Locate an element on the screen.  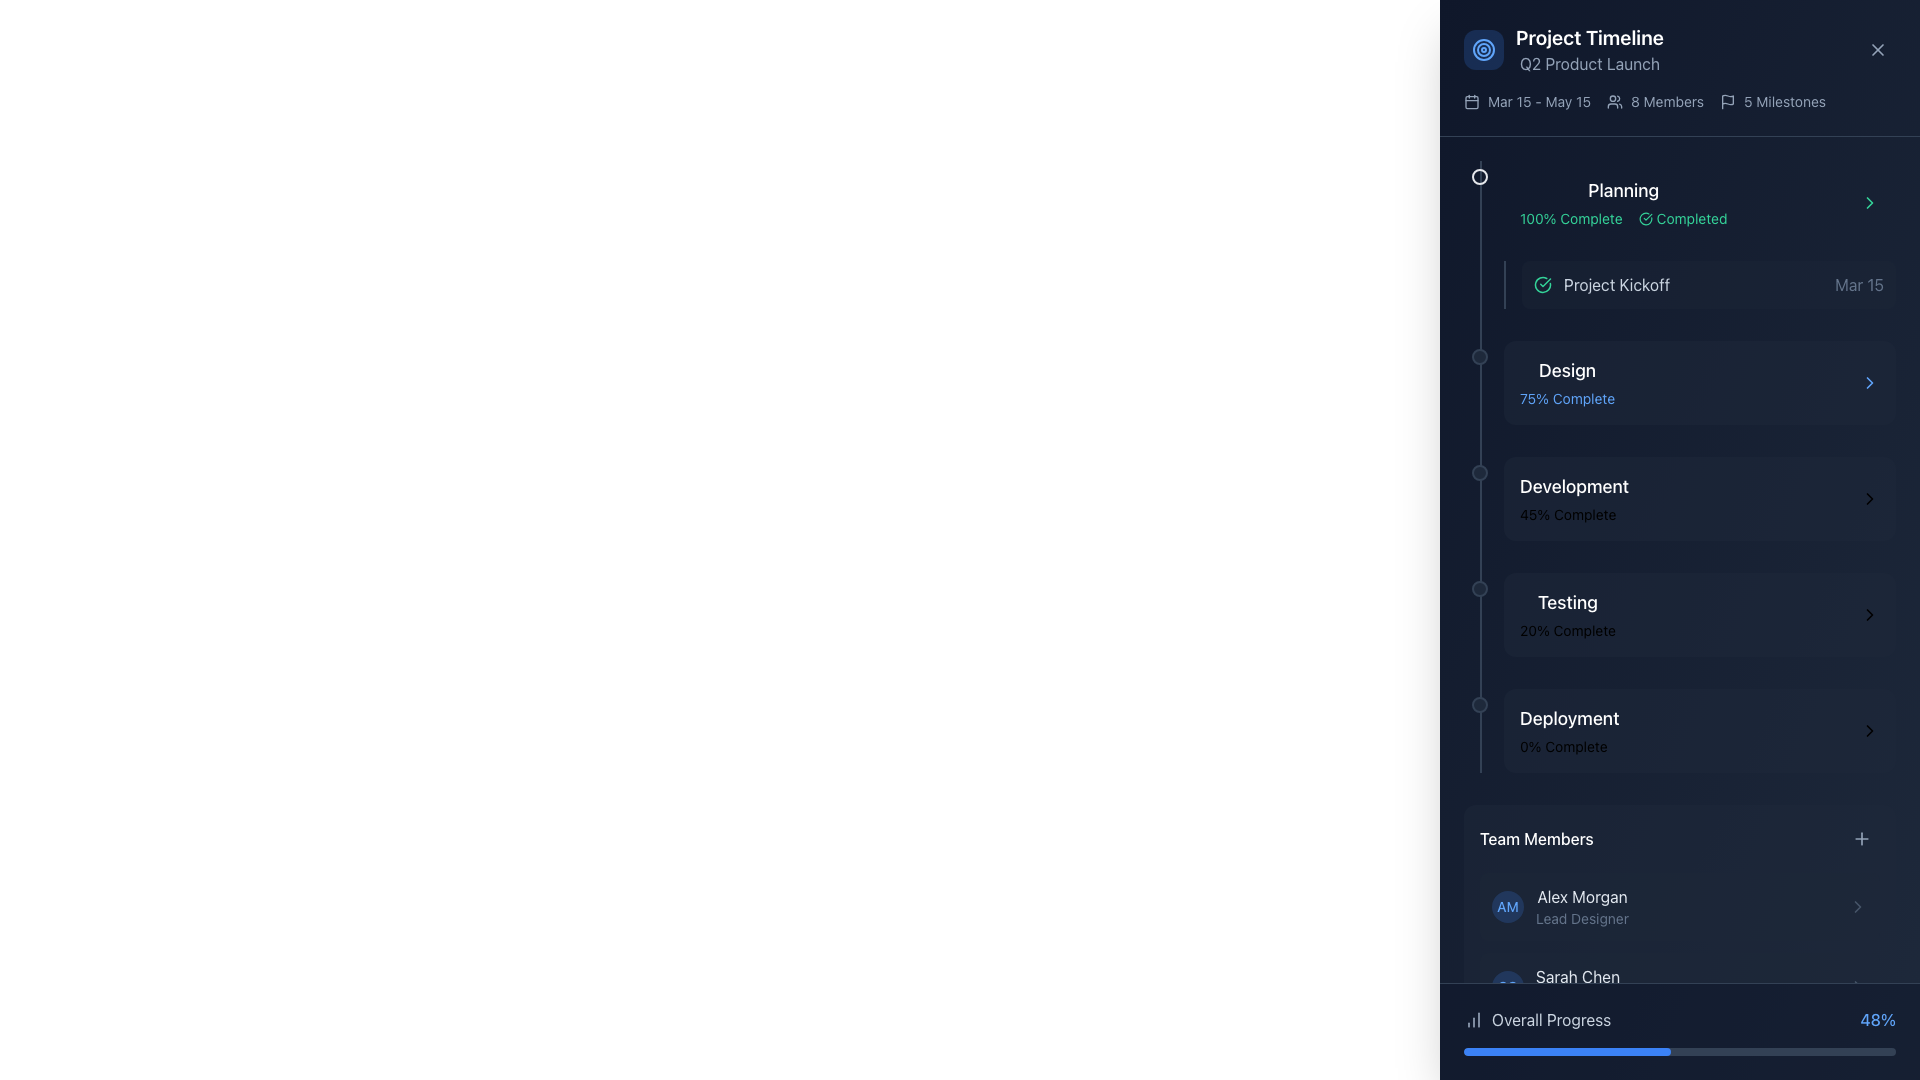
the 'Deployment' section in the project timeline interface is located at coordinates (1698, 731).